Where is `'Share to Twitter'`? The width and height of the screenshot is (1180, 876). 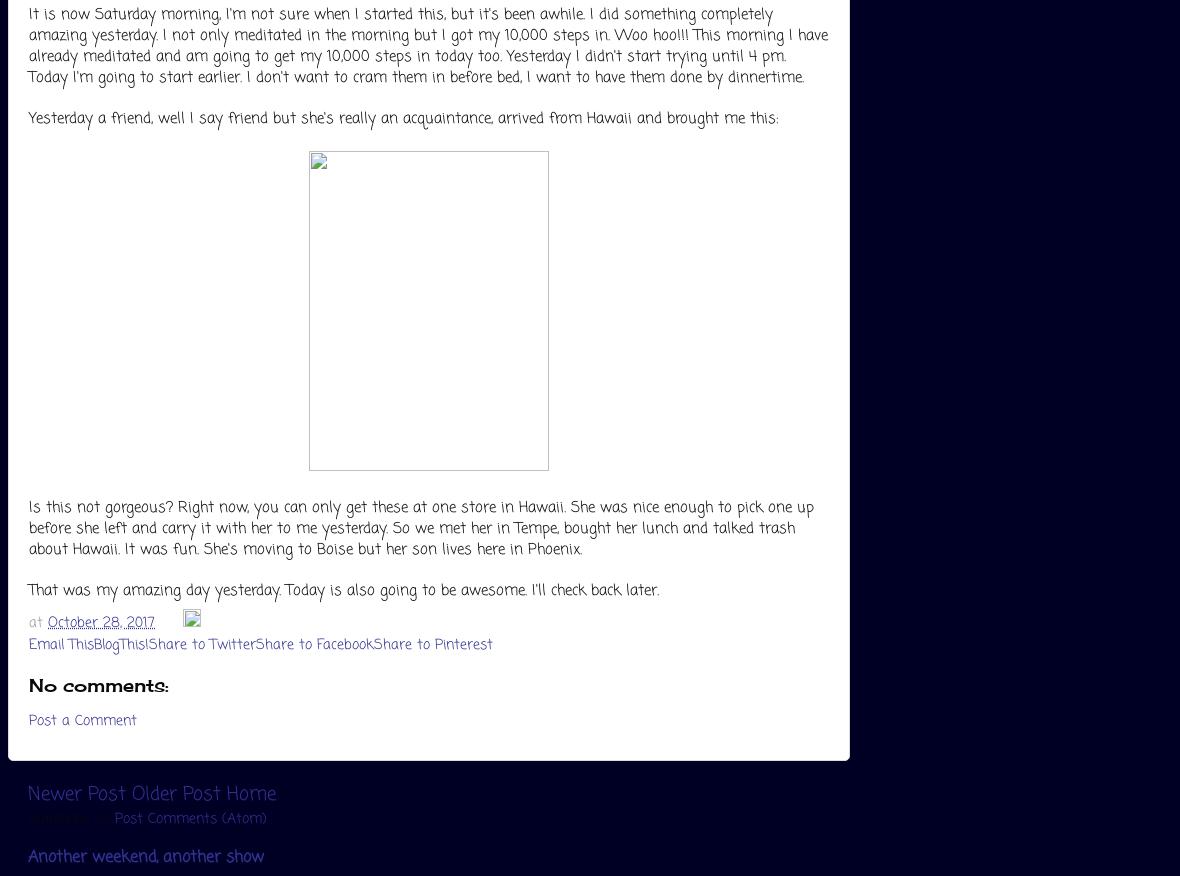 'Share to Twitter' is located at coordinates (202, 644).